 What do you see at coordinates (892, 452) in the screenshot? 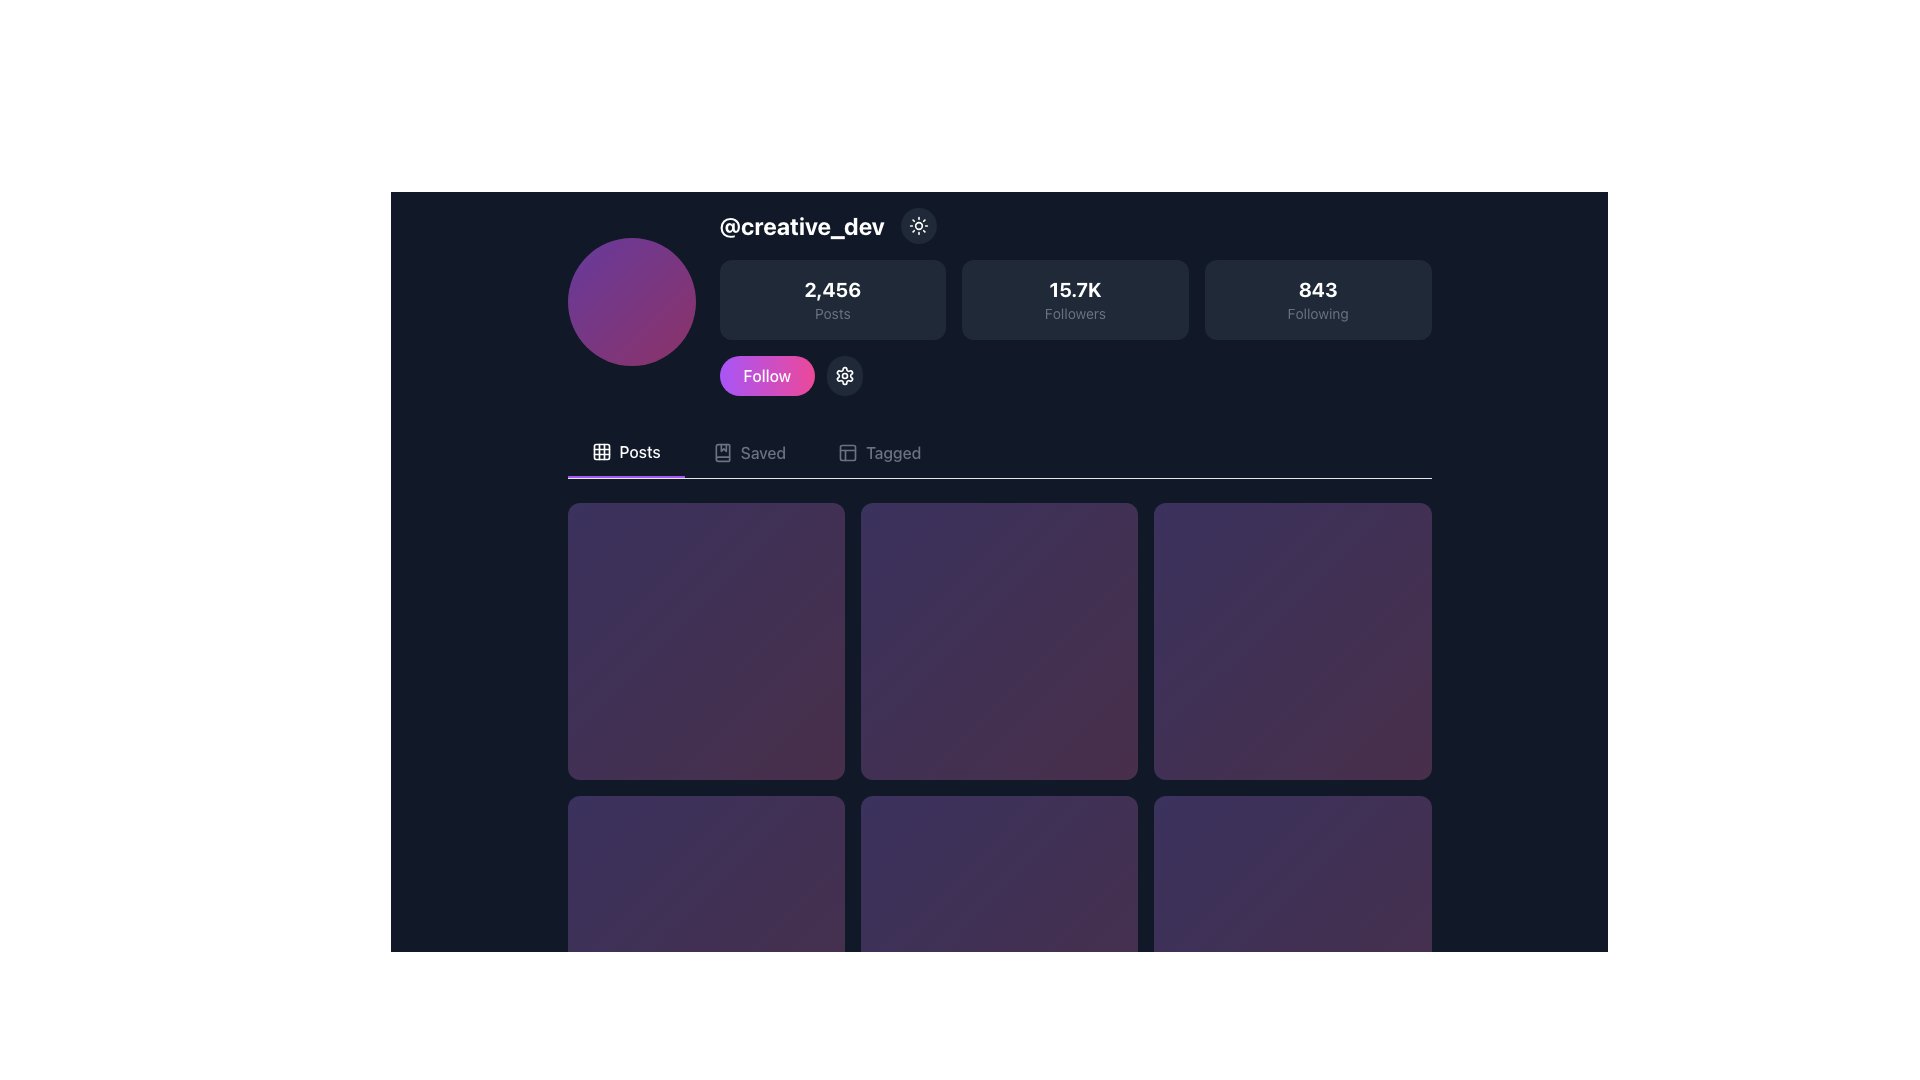
I see `the 'Tagged' Text label in the navigation menu` at bounding box center [892, 452].